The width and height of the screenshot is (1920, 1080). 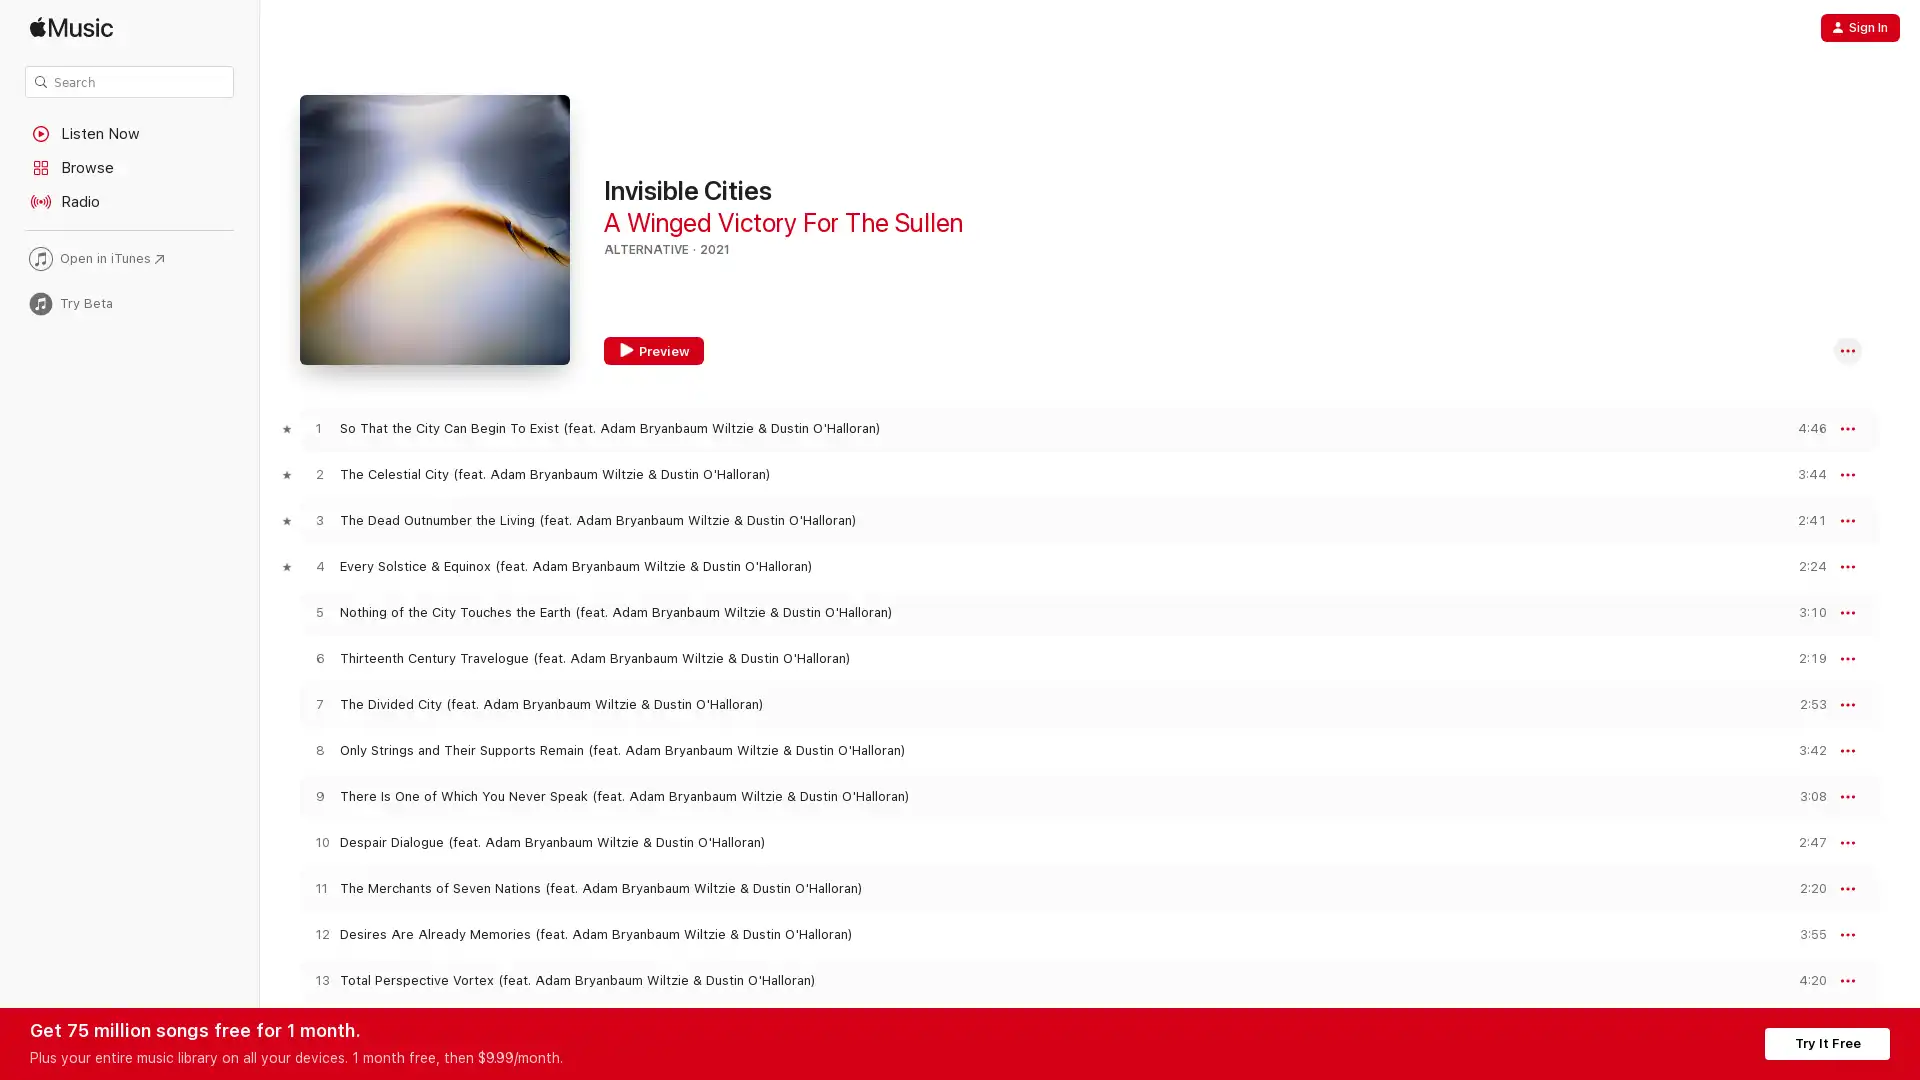 I want to click on Play, so click(x=318, y=658).